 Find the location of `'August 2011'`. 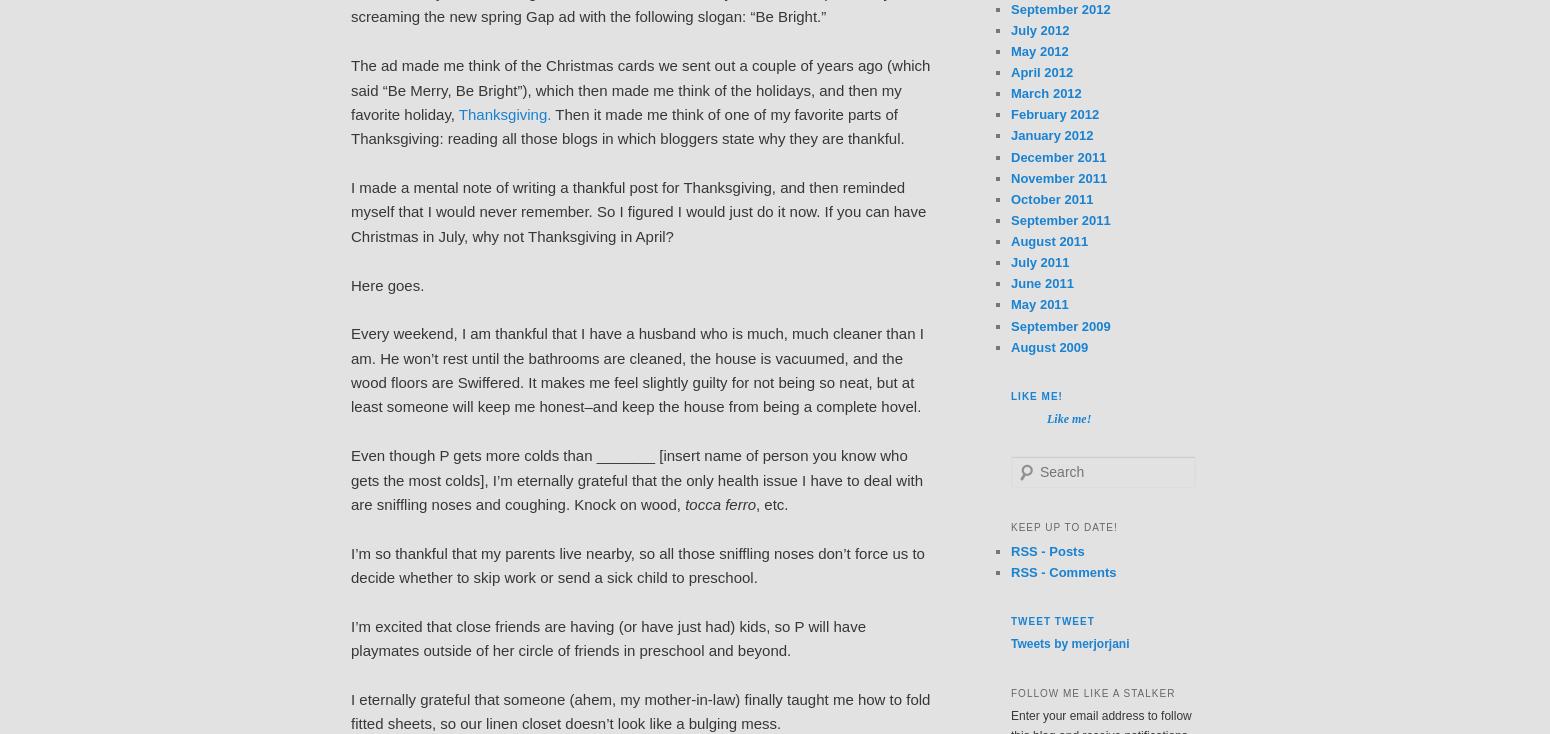

'August 2011' is located at coordinates (1011, 241).